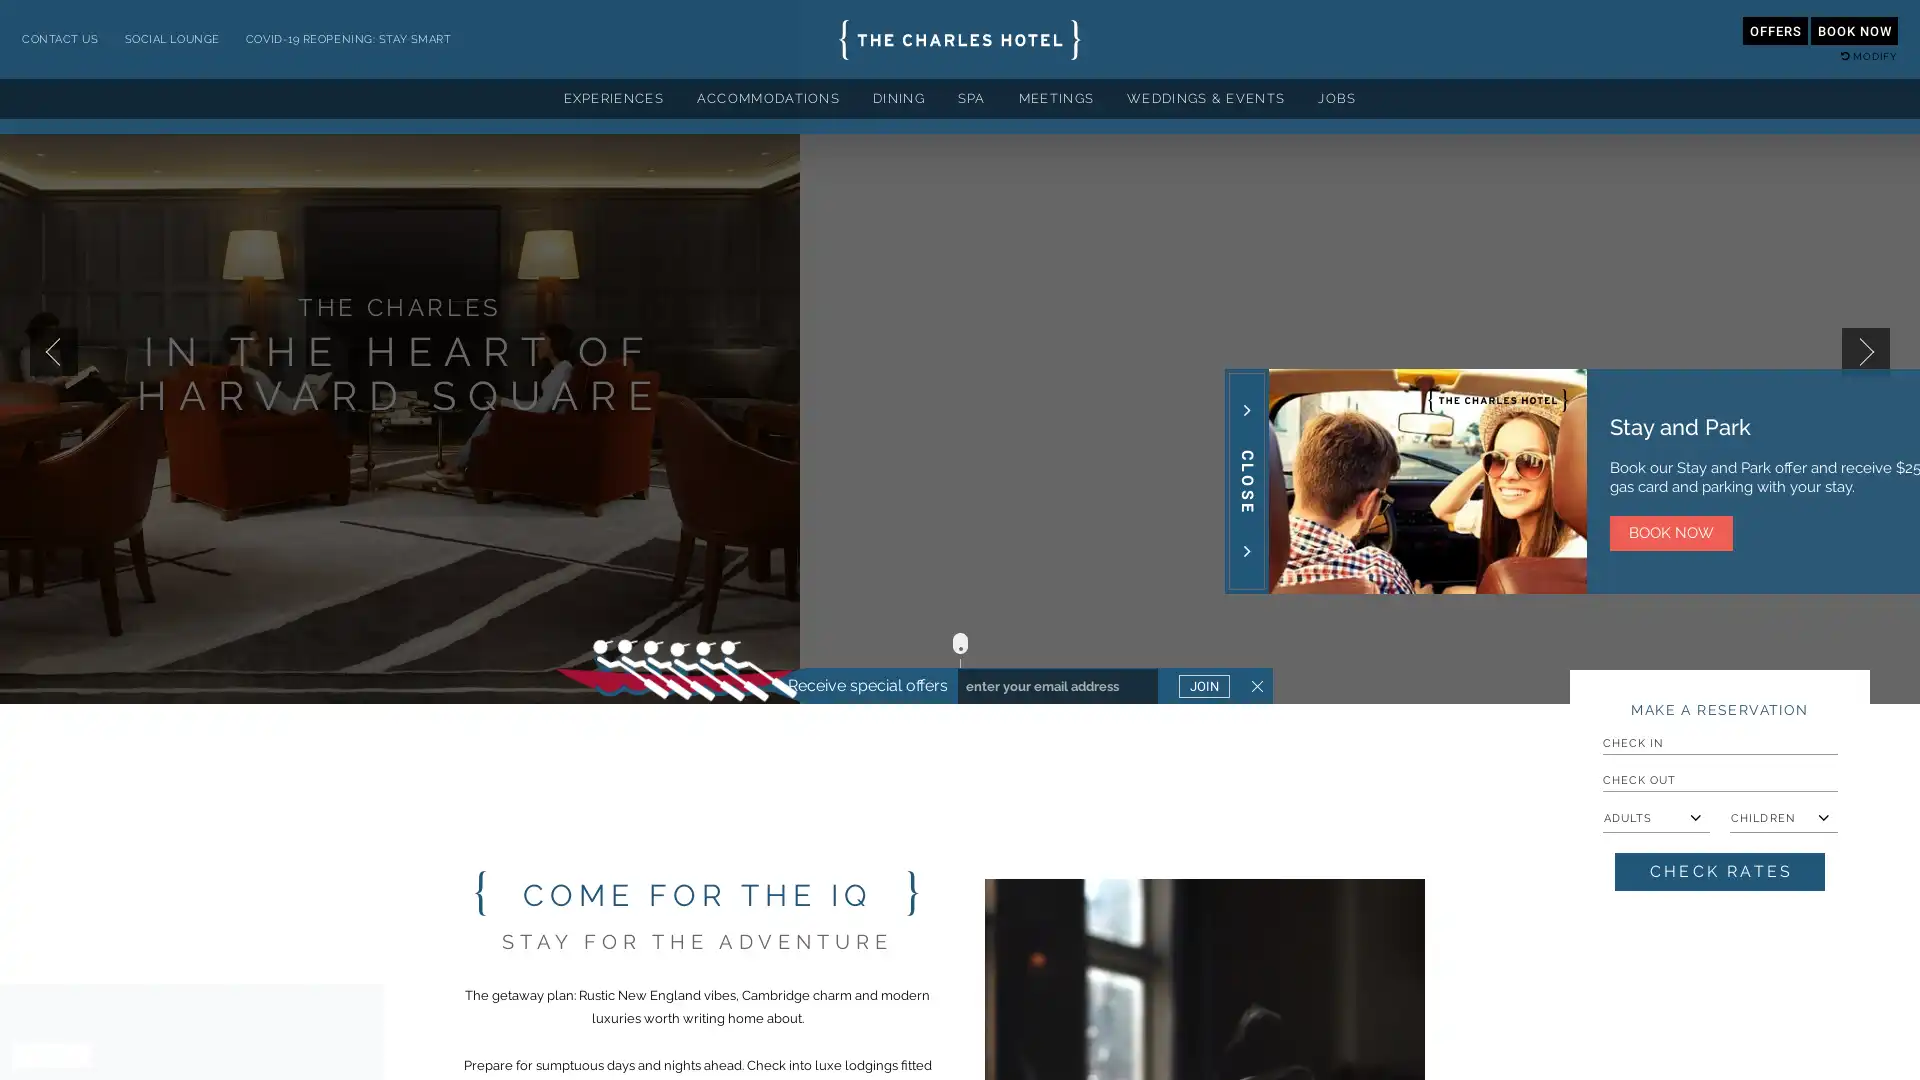 This screenshot has width=1920, height=1080. I want to click on BOOK NOW, so click(1853, 30).